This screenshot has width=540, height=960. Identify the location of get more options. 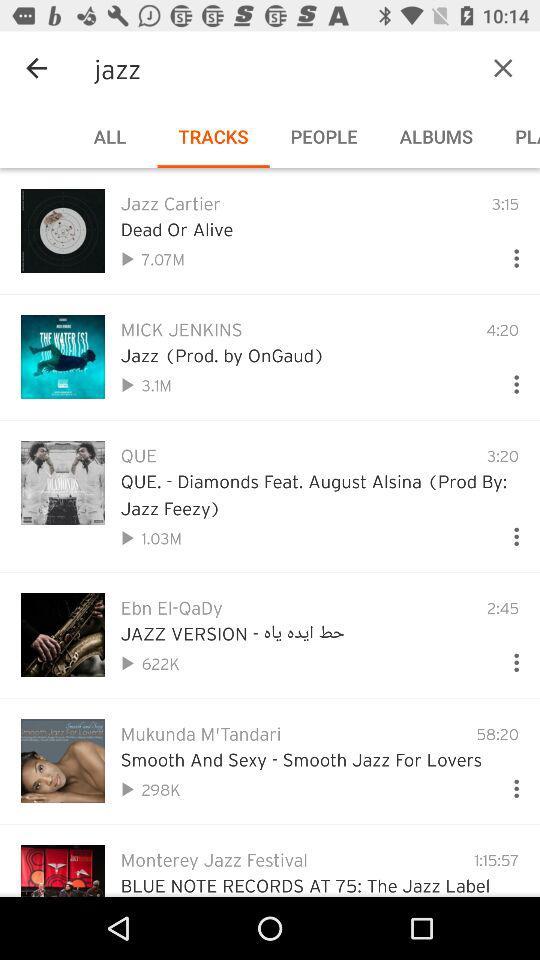
(508, 379).